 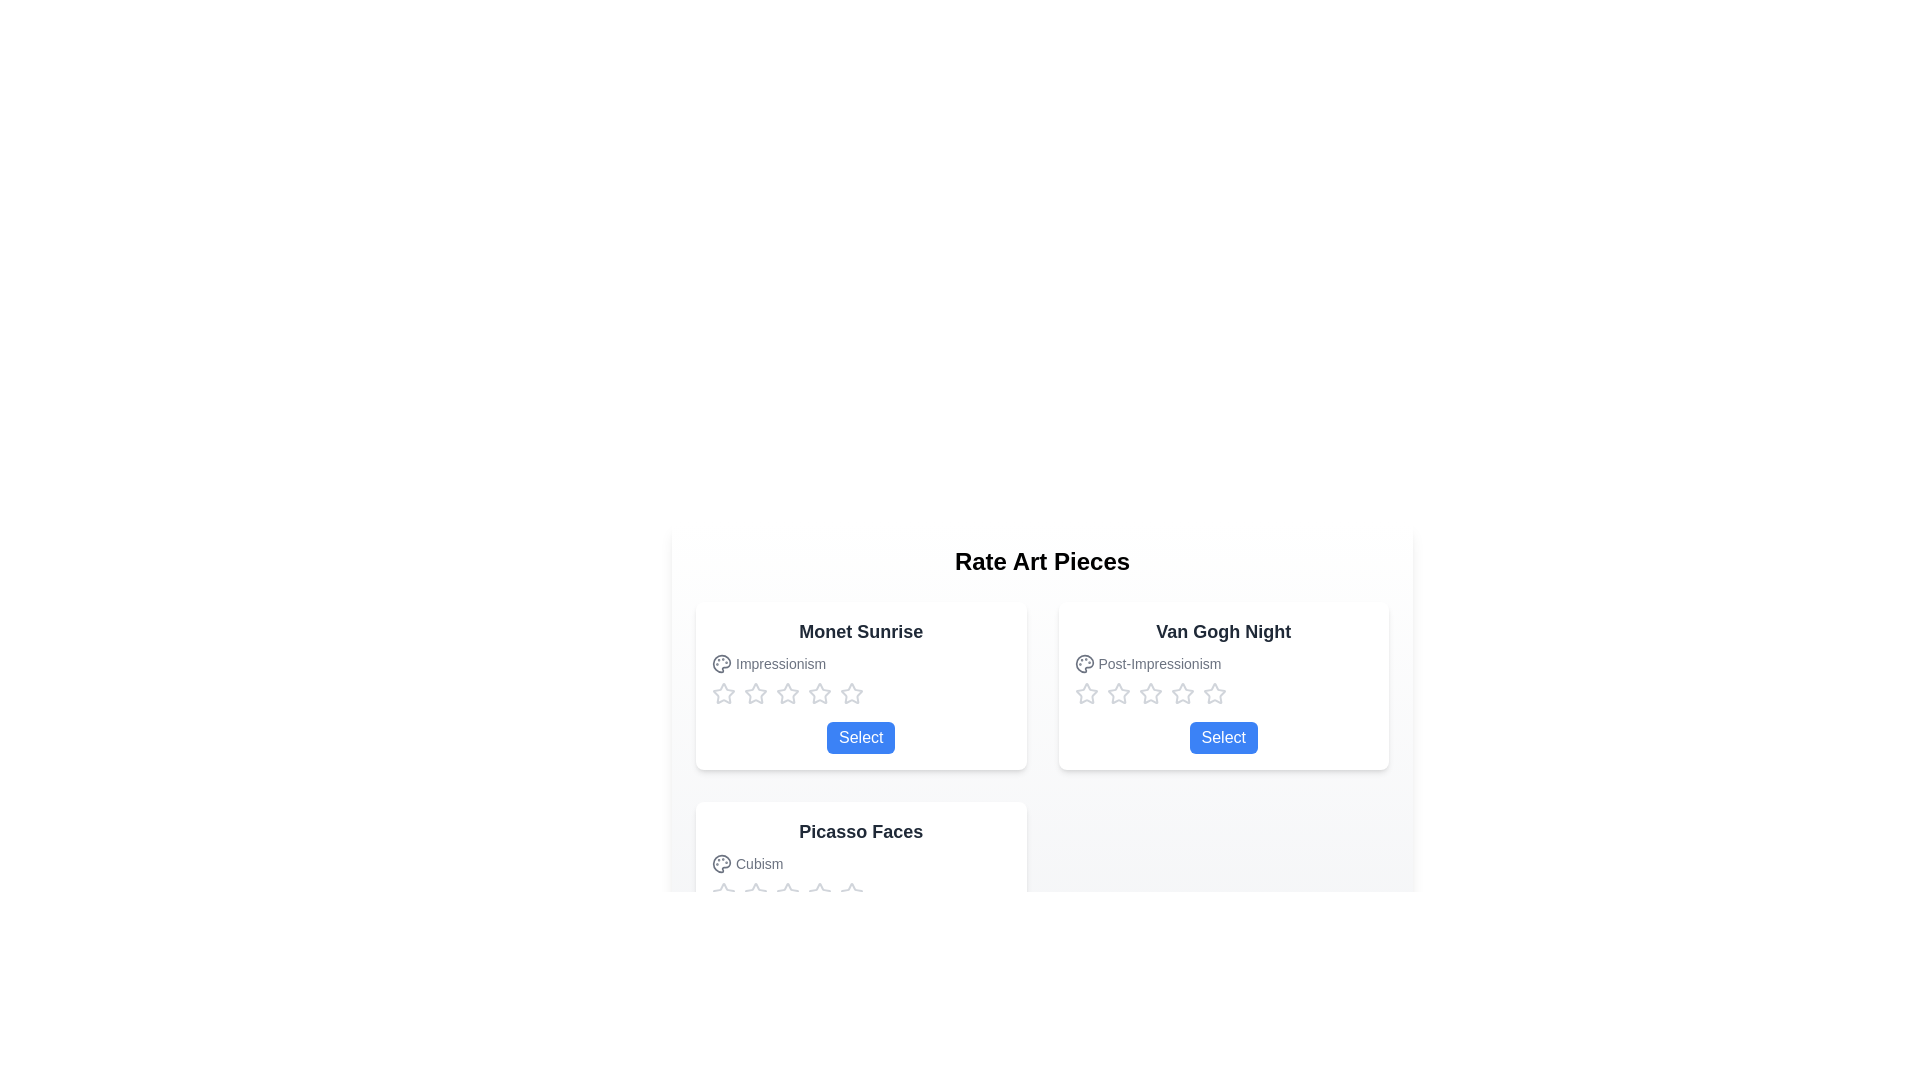 I want to click on the first star in the rating interface under the 'Picasso Faces' card to trigger a hover effect, so click(x=786, y=892).